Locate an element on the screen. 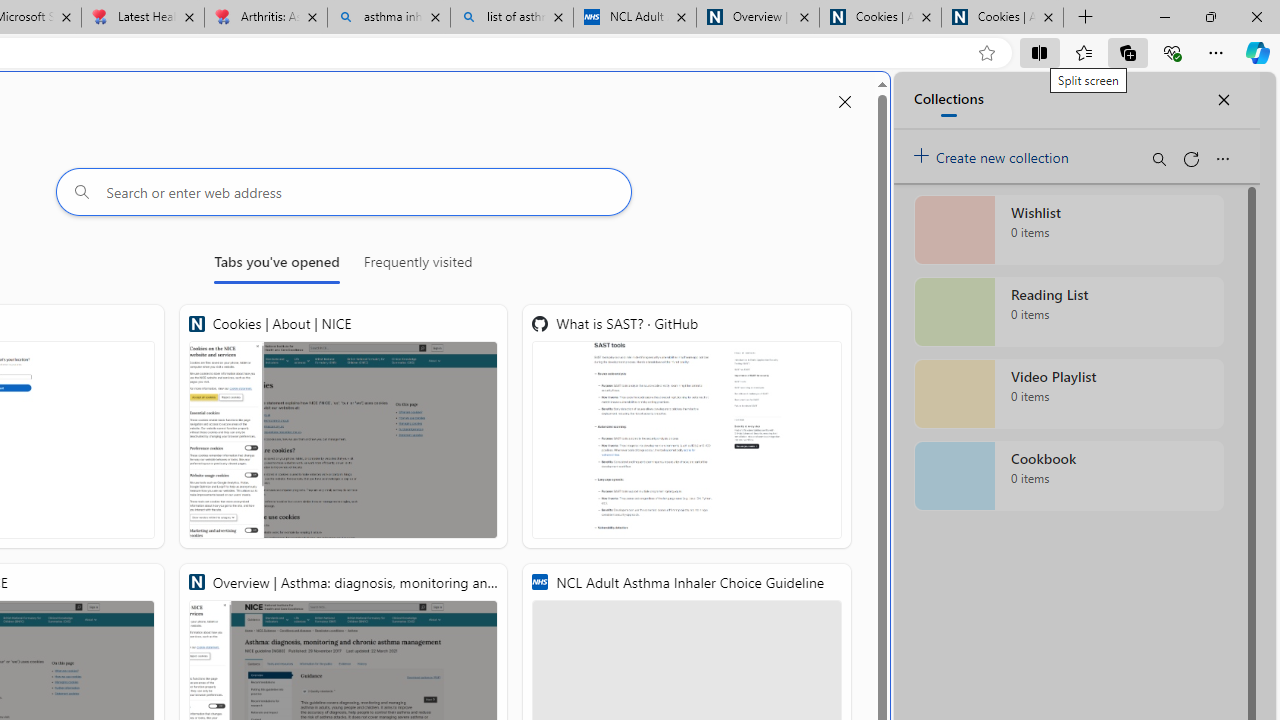 This screenshot has width=1280, height=720. 'Close split screen' is located at coordinates (844, 102).